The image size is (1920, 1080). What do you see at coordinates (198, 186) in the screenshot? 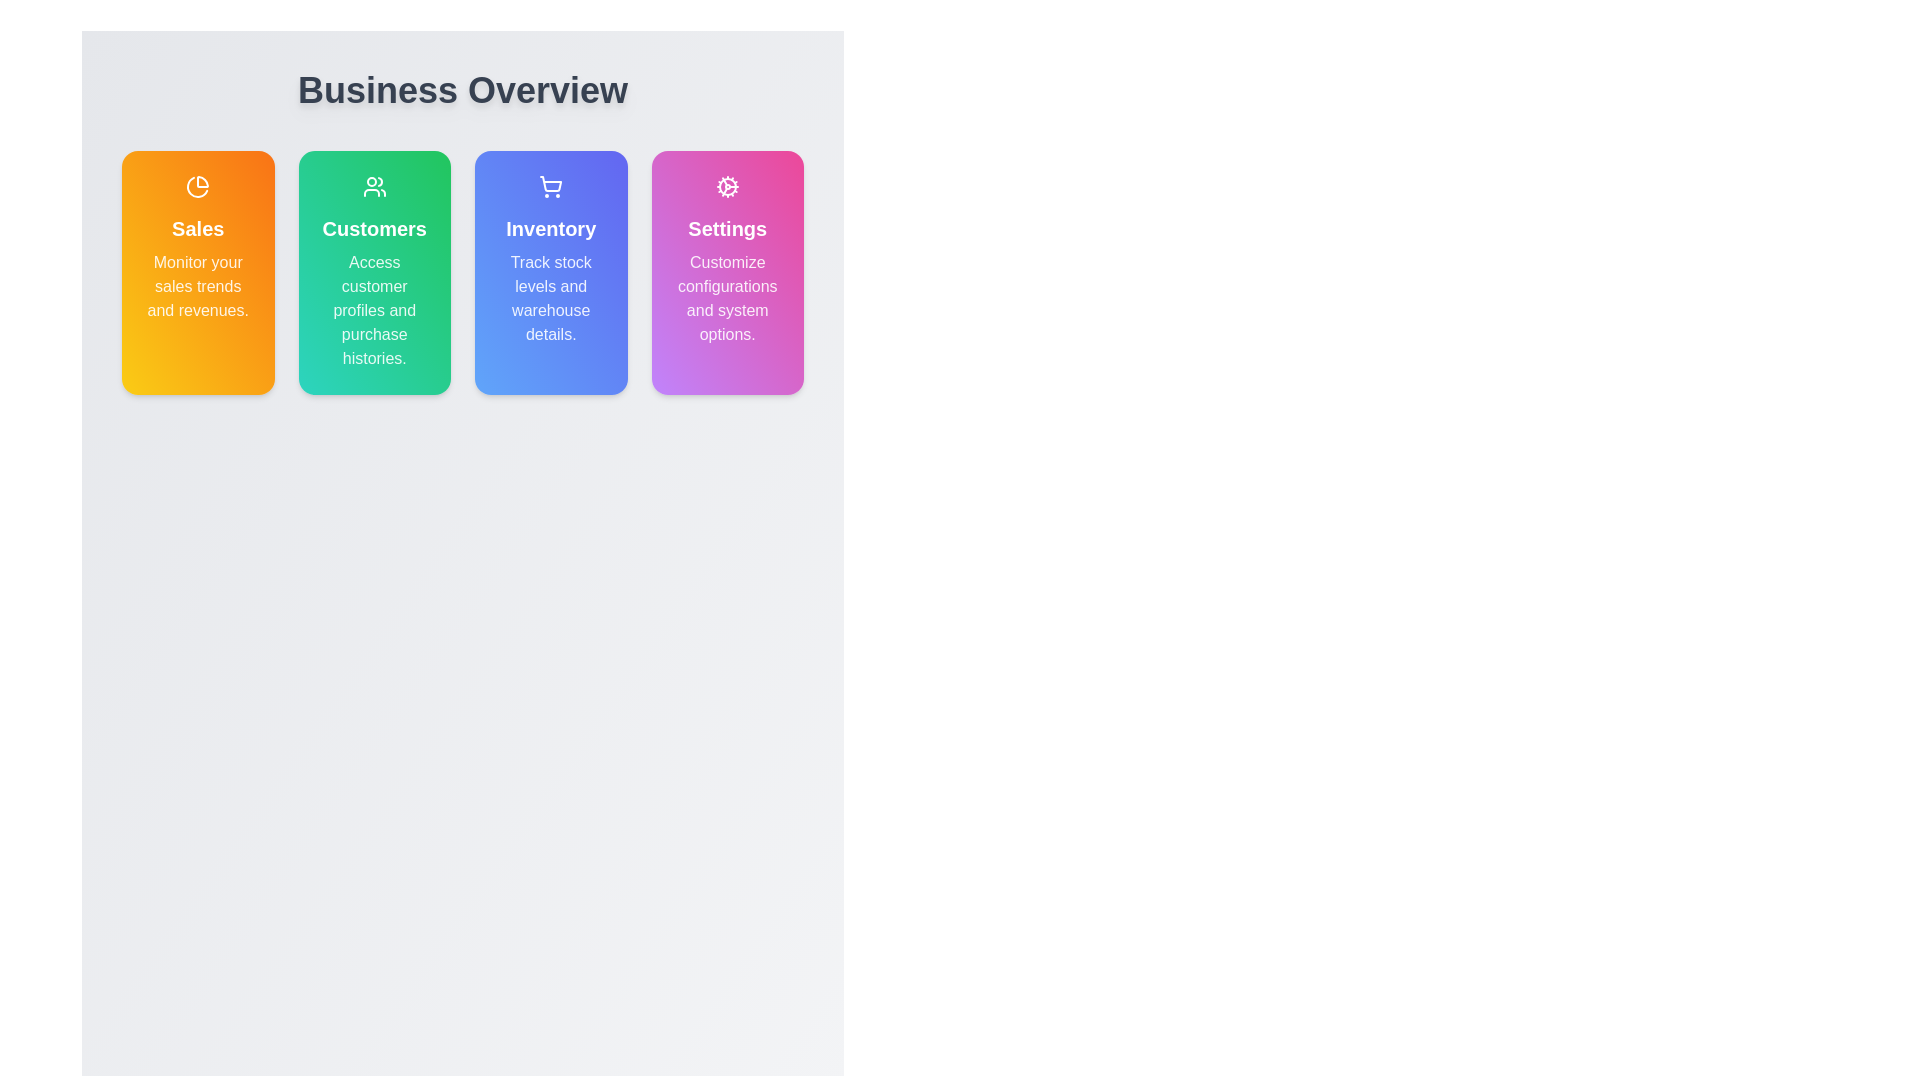
I see `the central icon representing the 'Sales' category located in the top section of the orange rectangular block labeled 'Sales'` at bounding box center [198, 186].